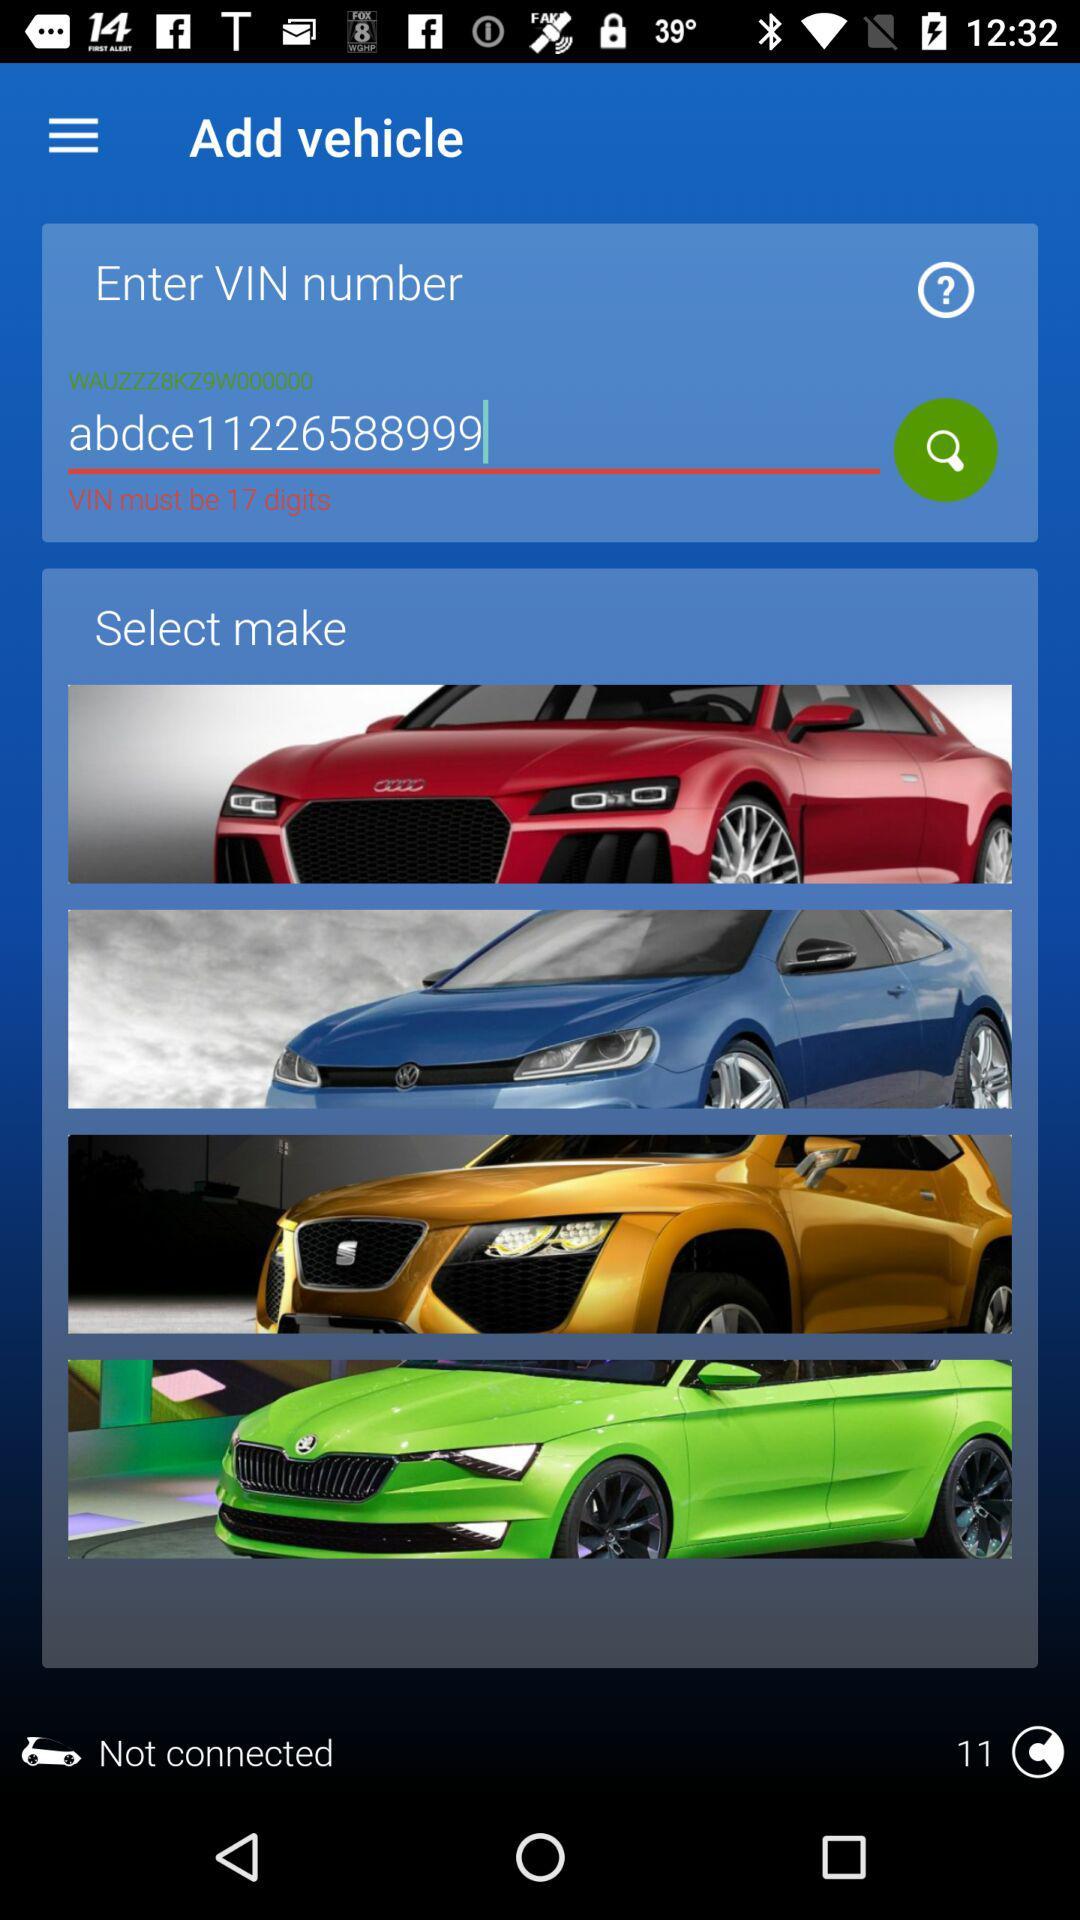 This screenshot has height=1920, width=1080. What do you see at coordinates (945, 449) in the screenshot?
I see `search` at bounding box center [945, 449].